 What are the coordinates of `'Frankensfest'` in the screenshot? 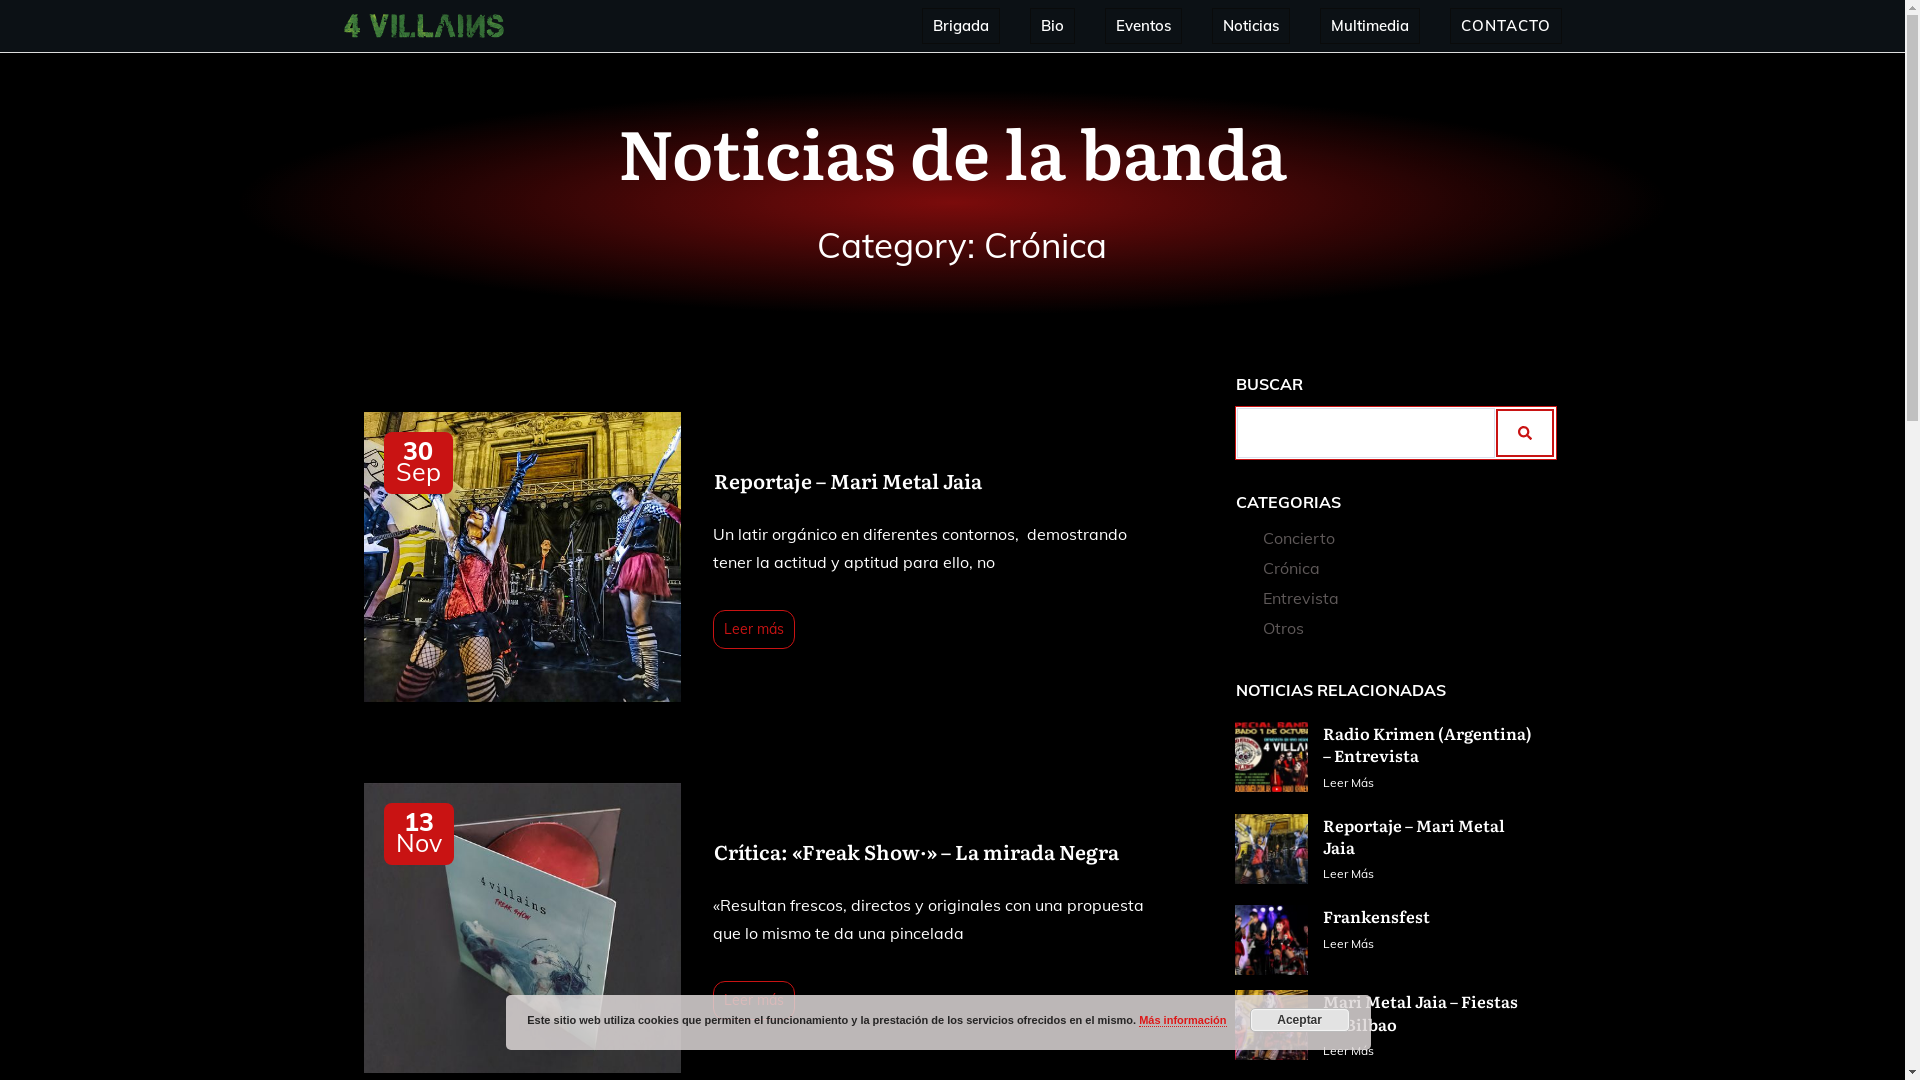 It's located at (1375, 915).